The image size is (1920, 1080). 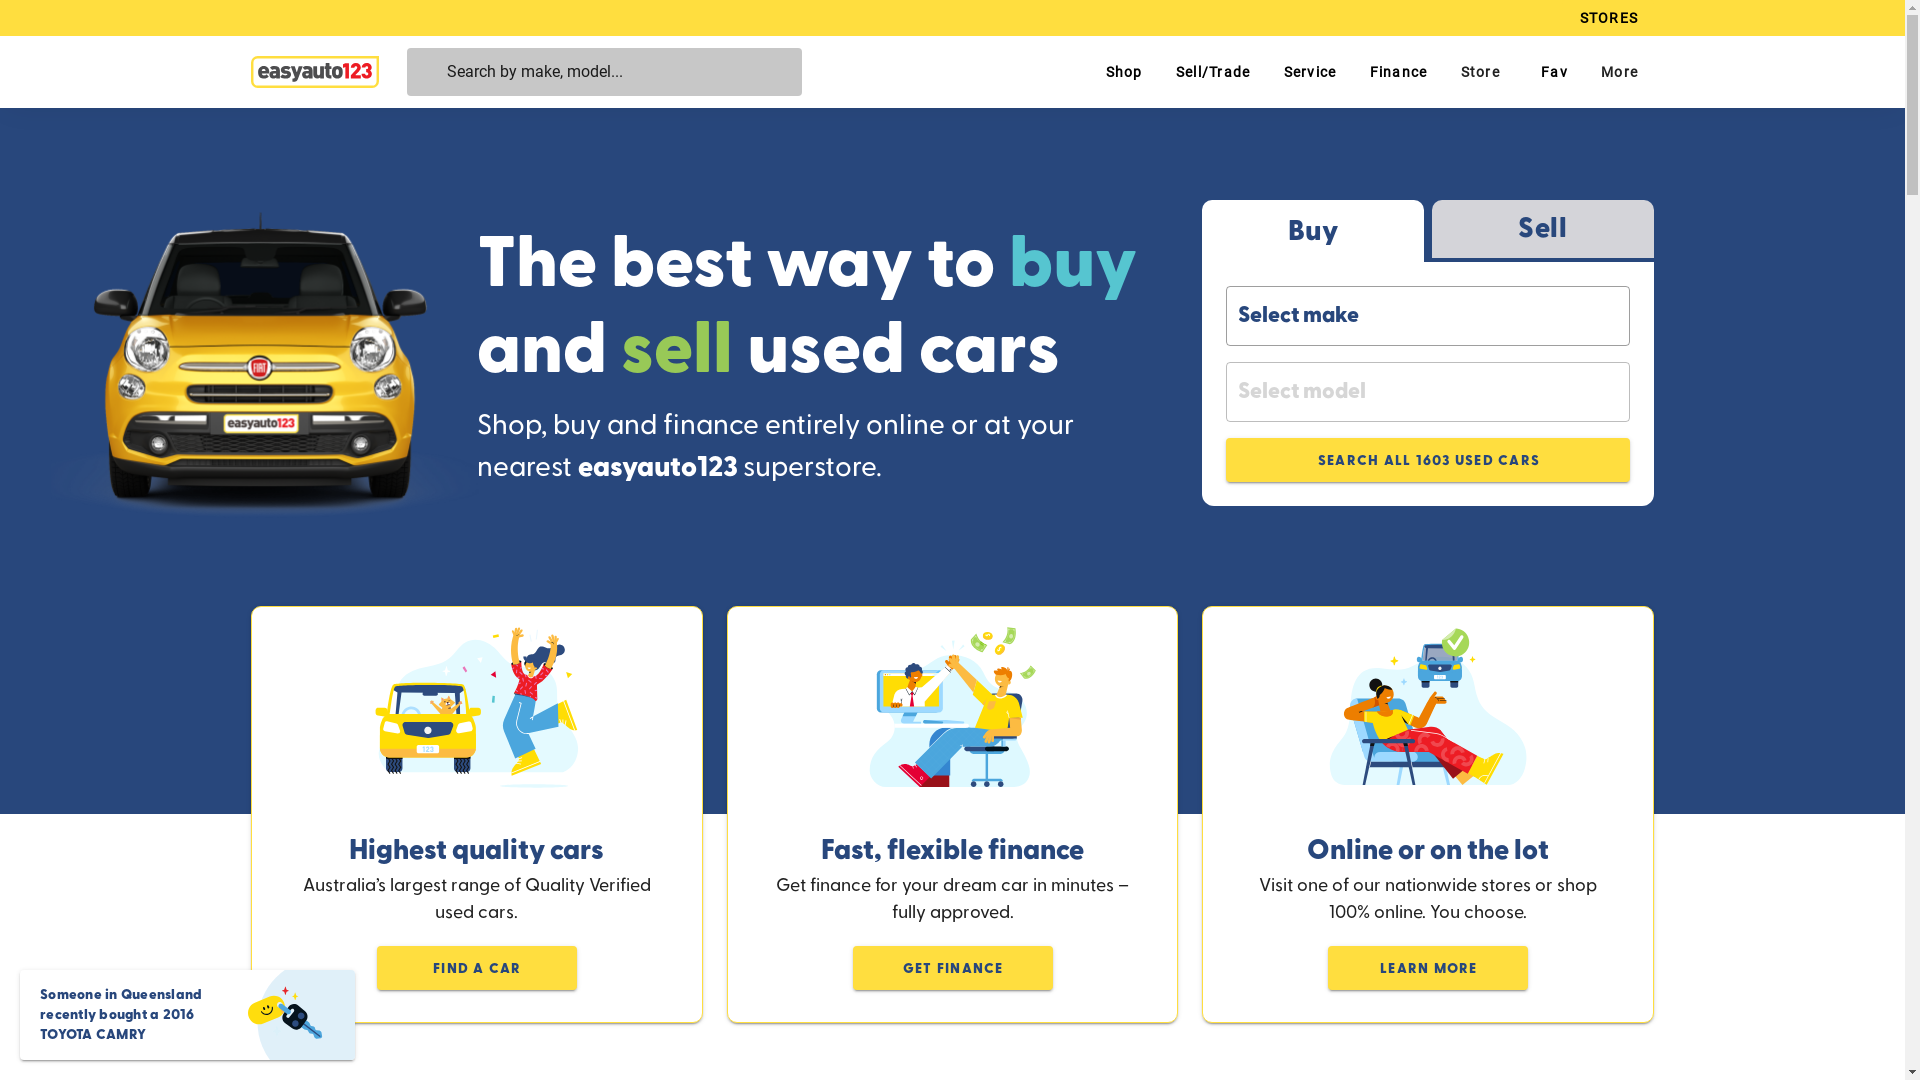 What do you see at coordinates (851, 967) in the screenshot?
I see `'GET FINANCE'` at bounding box center [851, 967].